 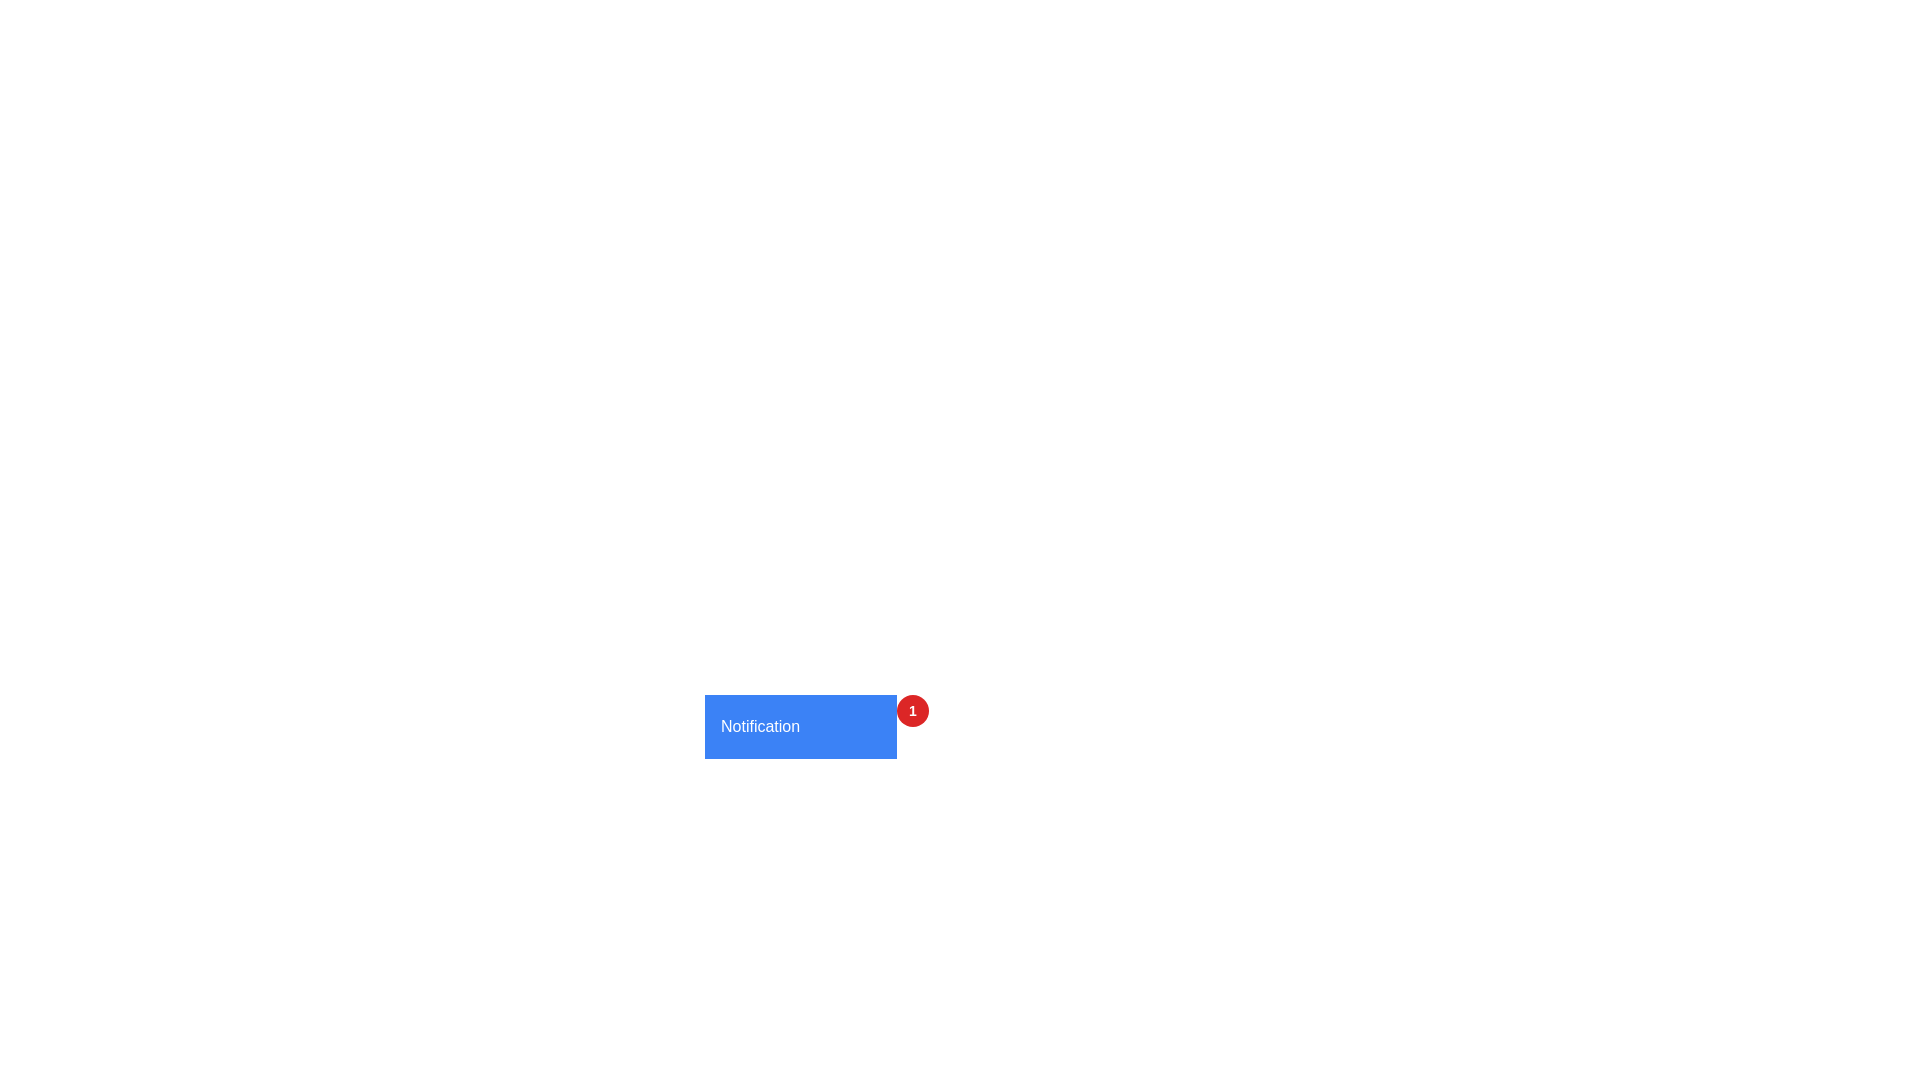 What do you see at coordinates (911, 709) in the screenshot?
I see `the small red circular badge with the number '1' in white bold text, located at the top-right corner of the blue notification button labeled 'Notification'` at bounding box center [911, 709].